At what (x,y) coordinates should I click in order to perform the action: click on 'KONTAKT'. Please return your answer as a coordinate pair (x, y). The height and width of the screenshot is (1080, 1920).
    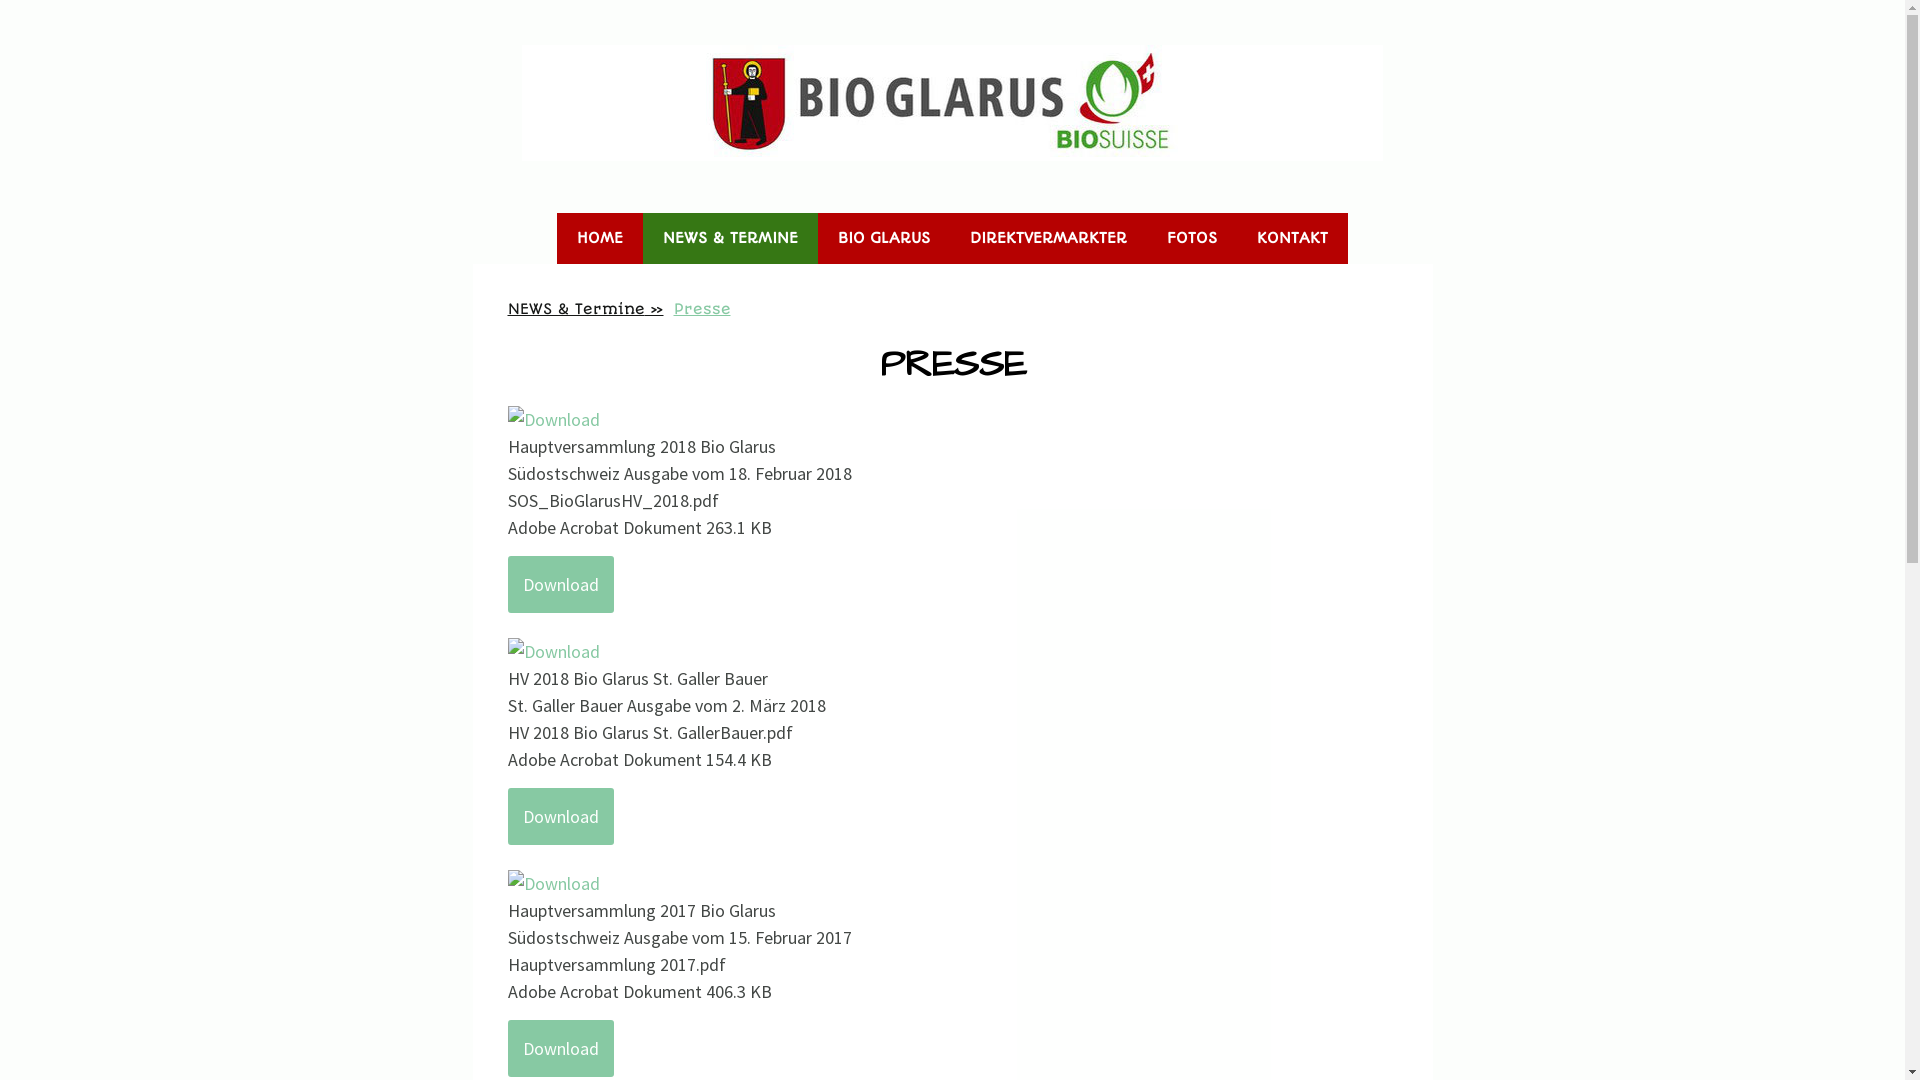
    Looking at the image, I should click on (1236, 237).